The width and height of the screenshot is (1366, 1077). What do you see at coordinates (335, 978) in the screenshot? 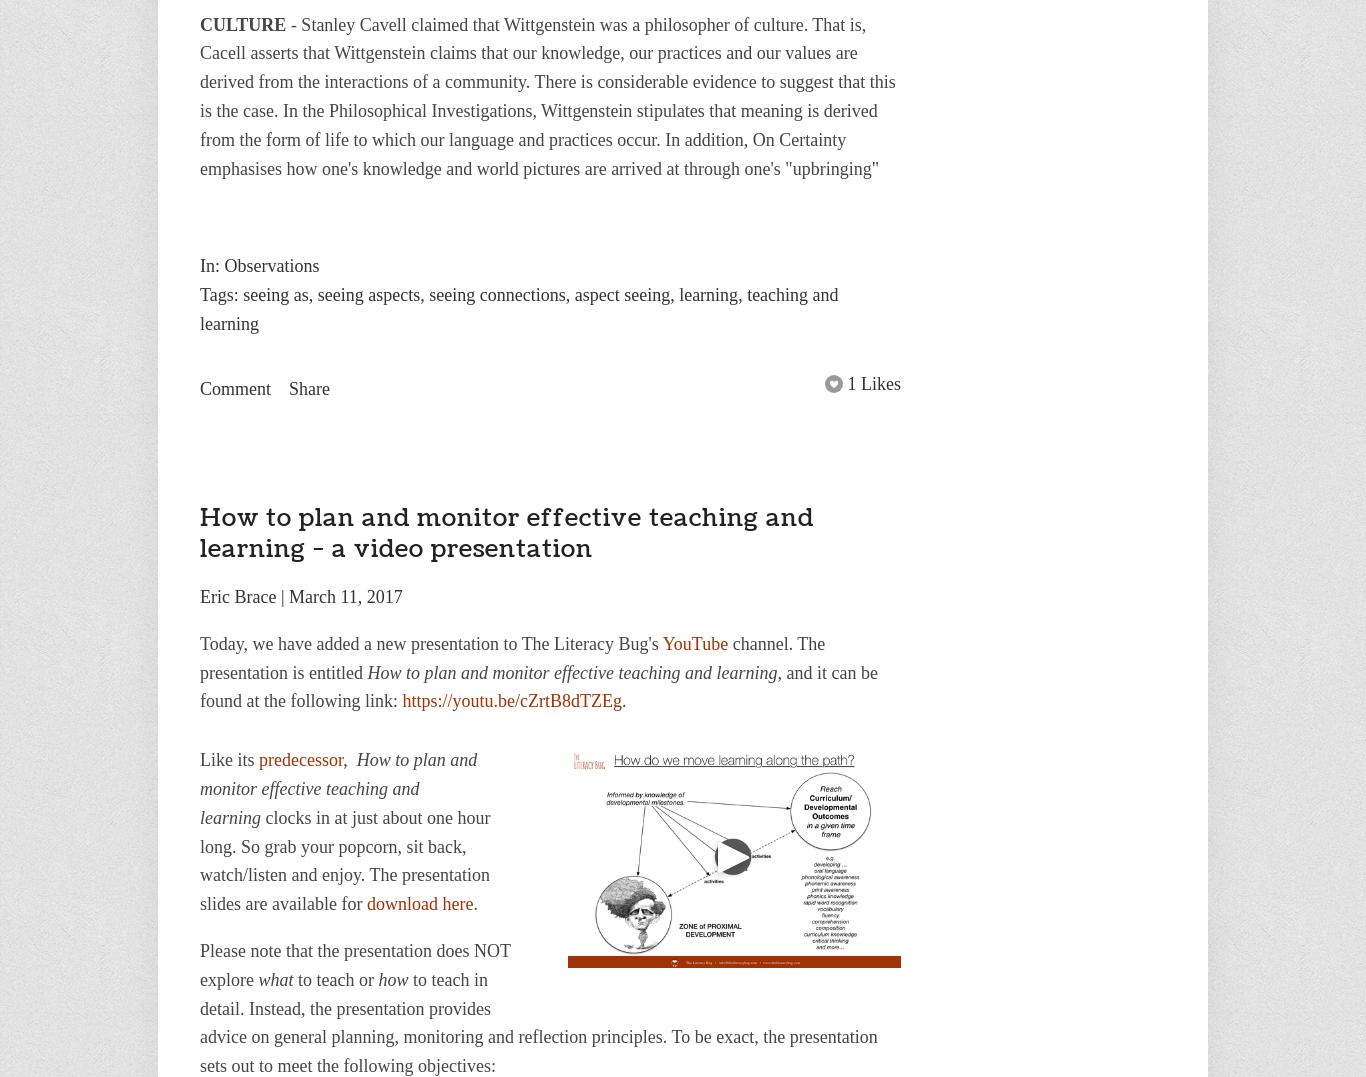
I see `'to teach or'` at bounding box center [335, 978].